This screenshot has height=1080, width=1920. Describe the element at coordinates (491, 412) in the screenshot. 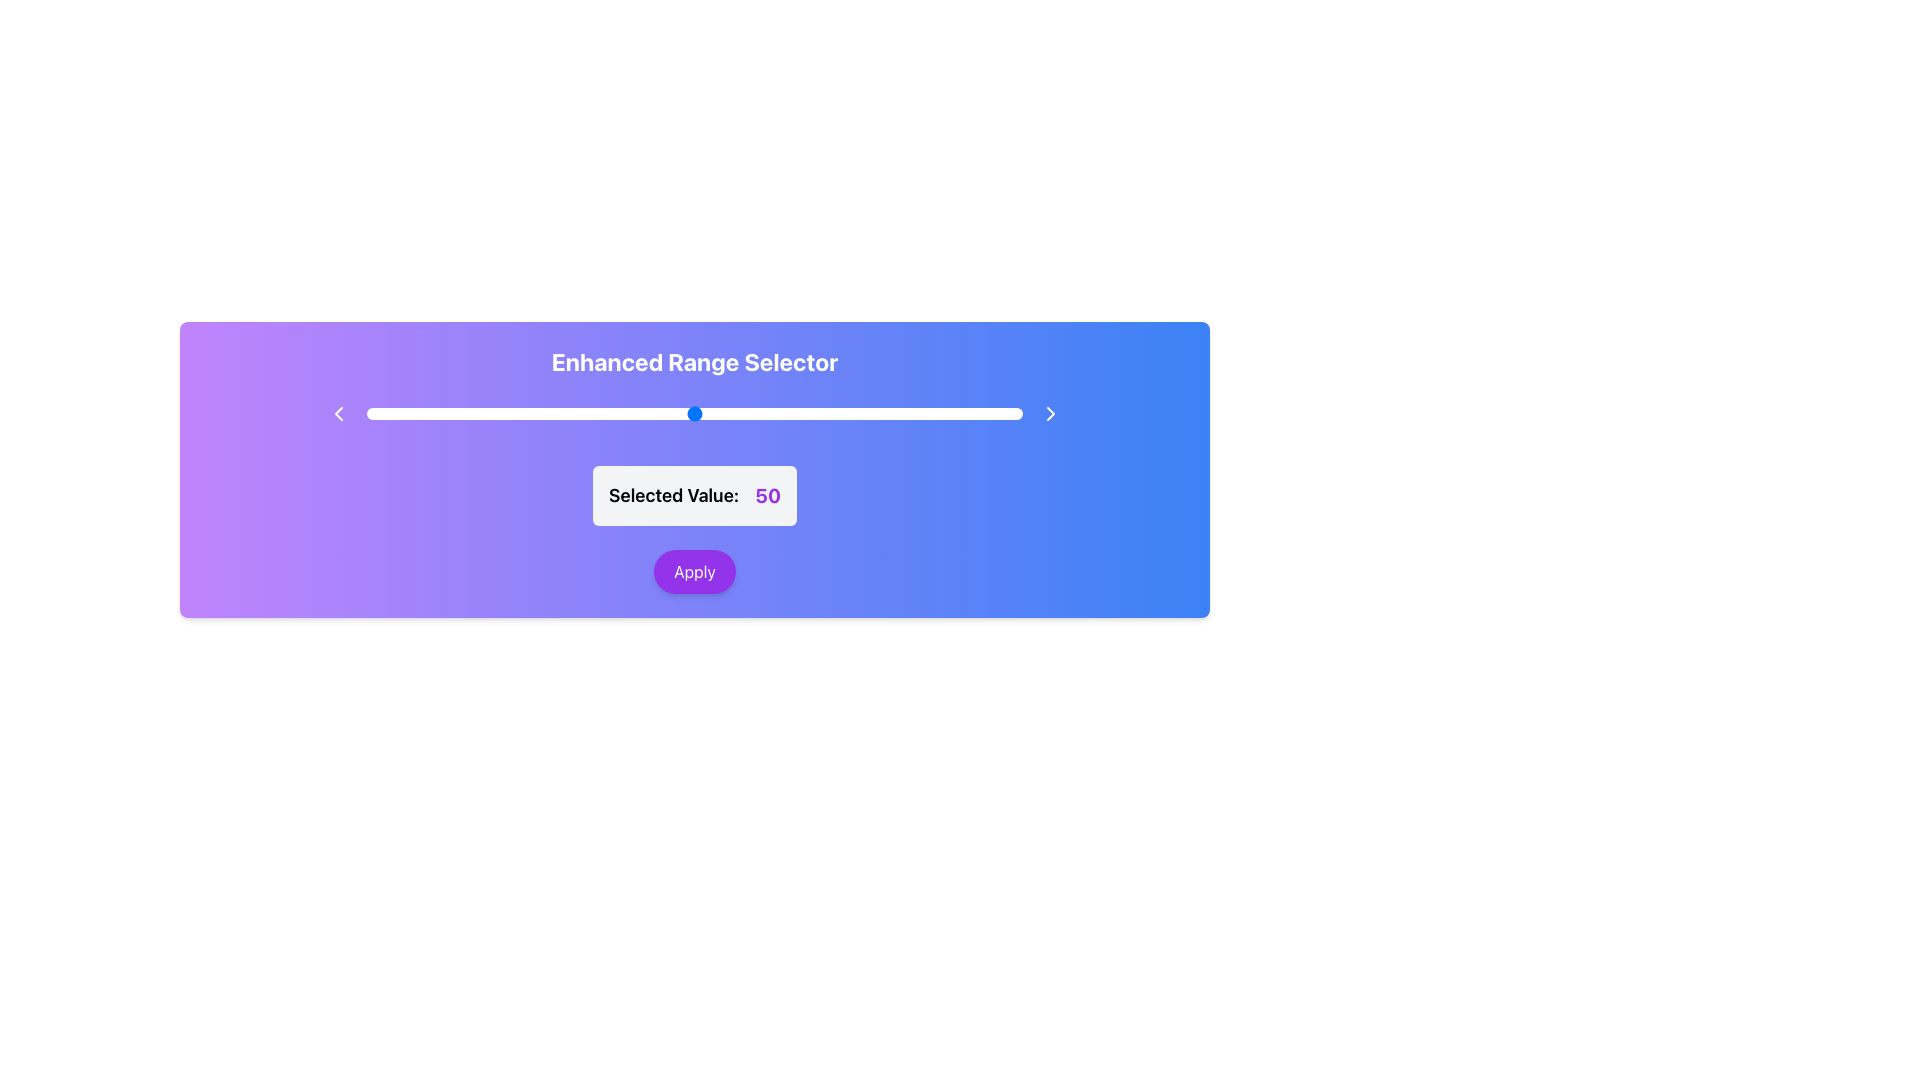

I see `the range slider` at that location.